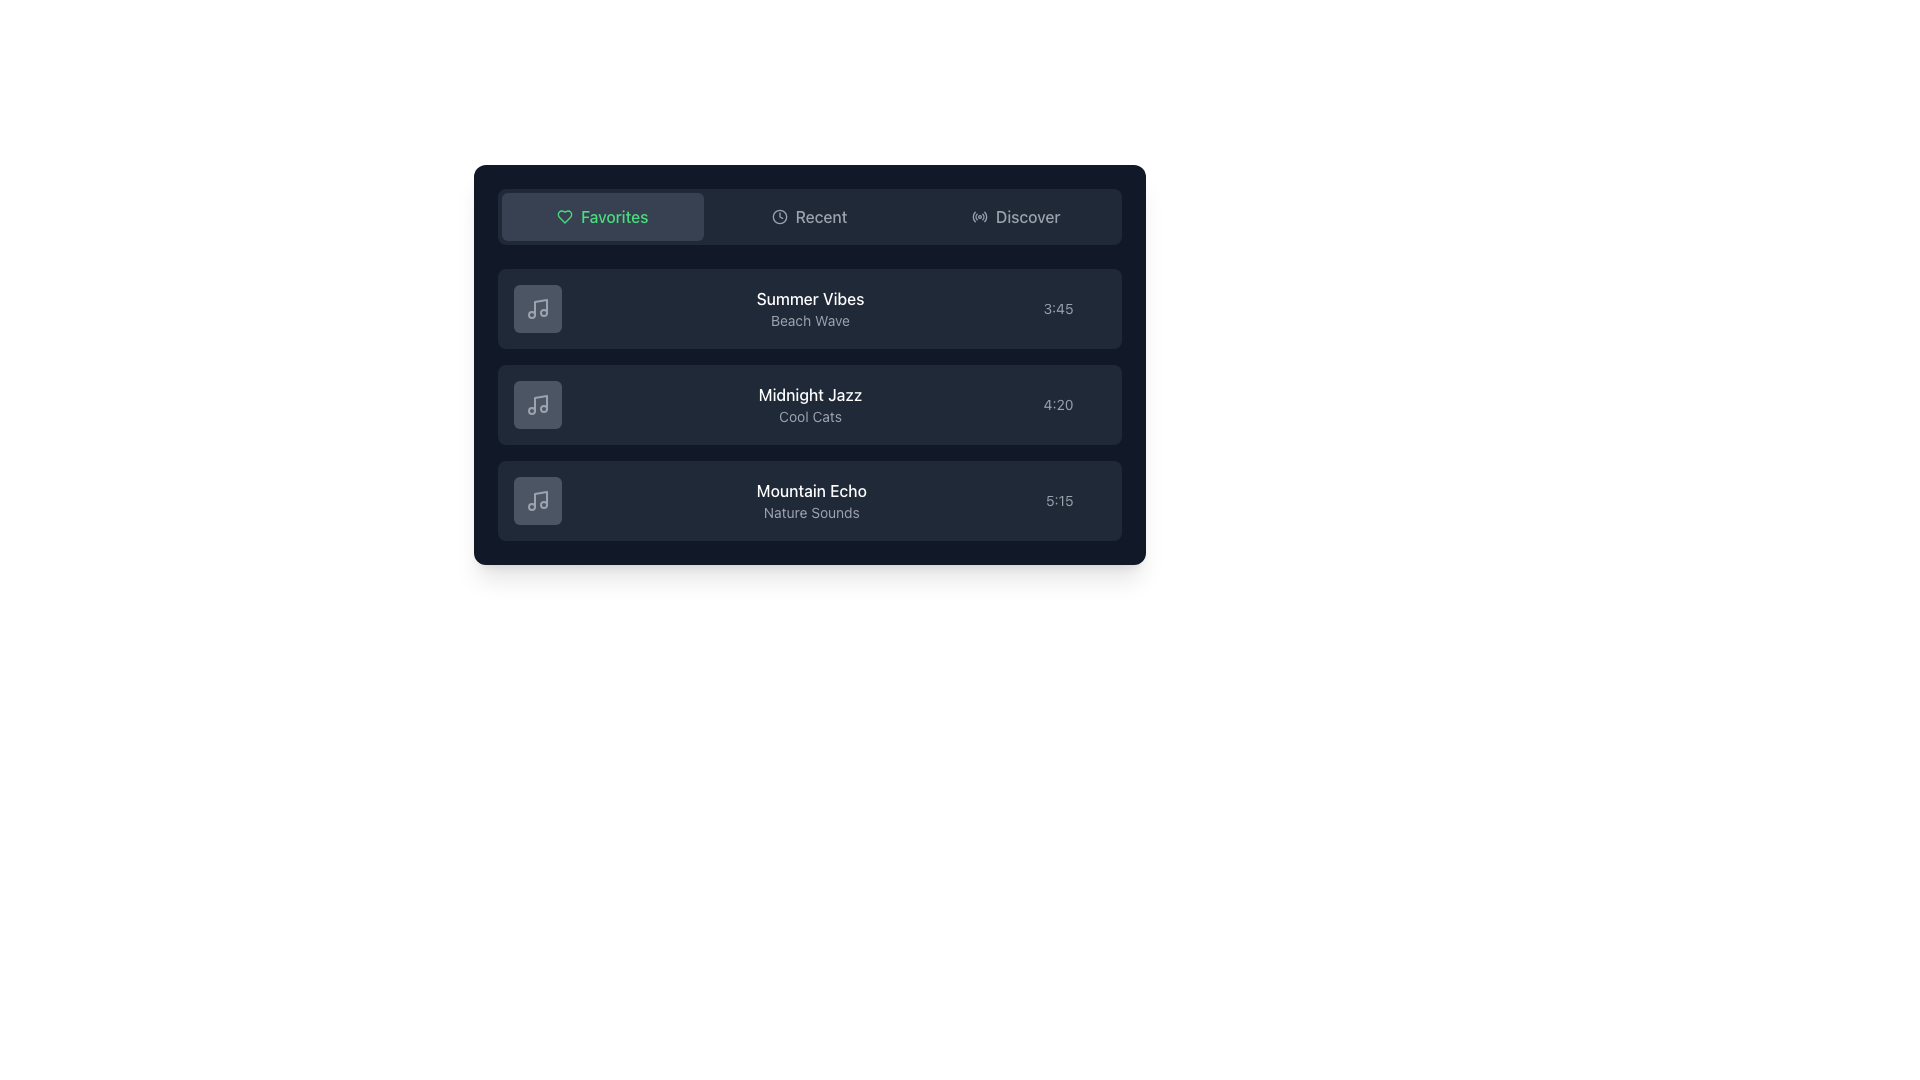 The height and width of the screenshot is (1080, 1920). Describe the element at coordinates (811, 490) in the screenshot. I see `the text label indicating the title 'Mountain Echo' in the third playlist item of the 'Favorites' tab` at that location.